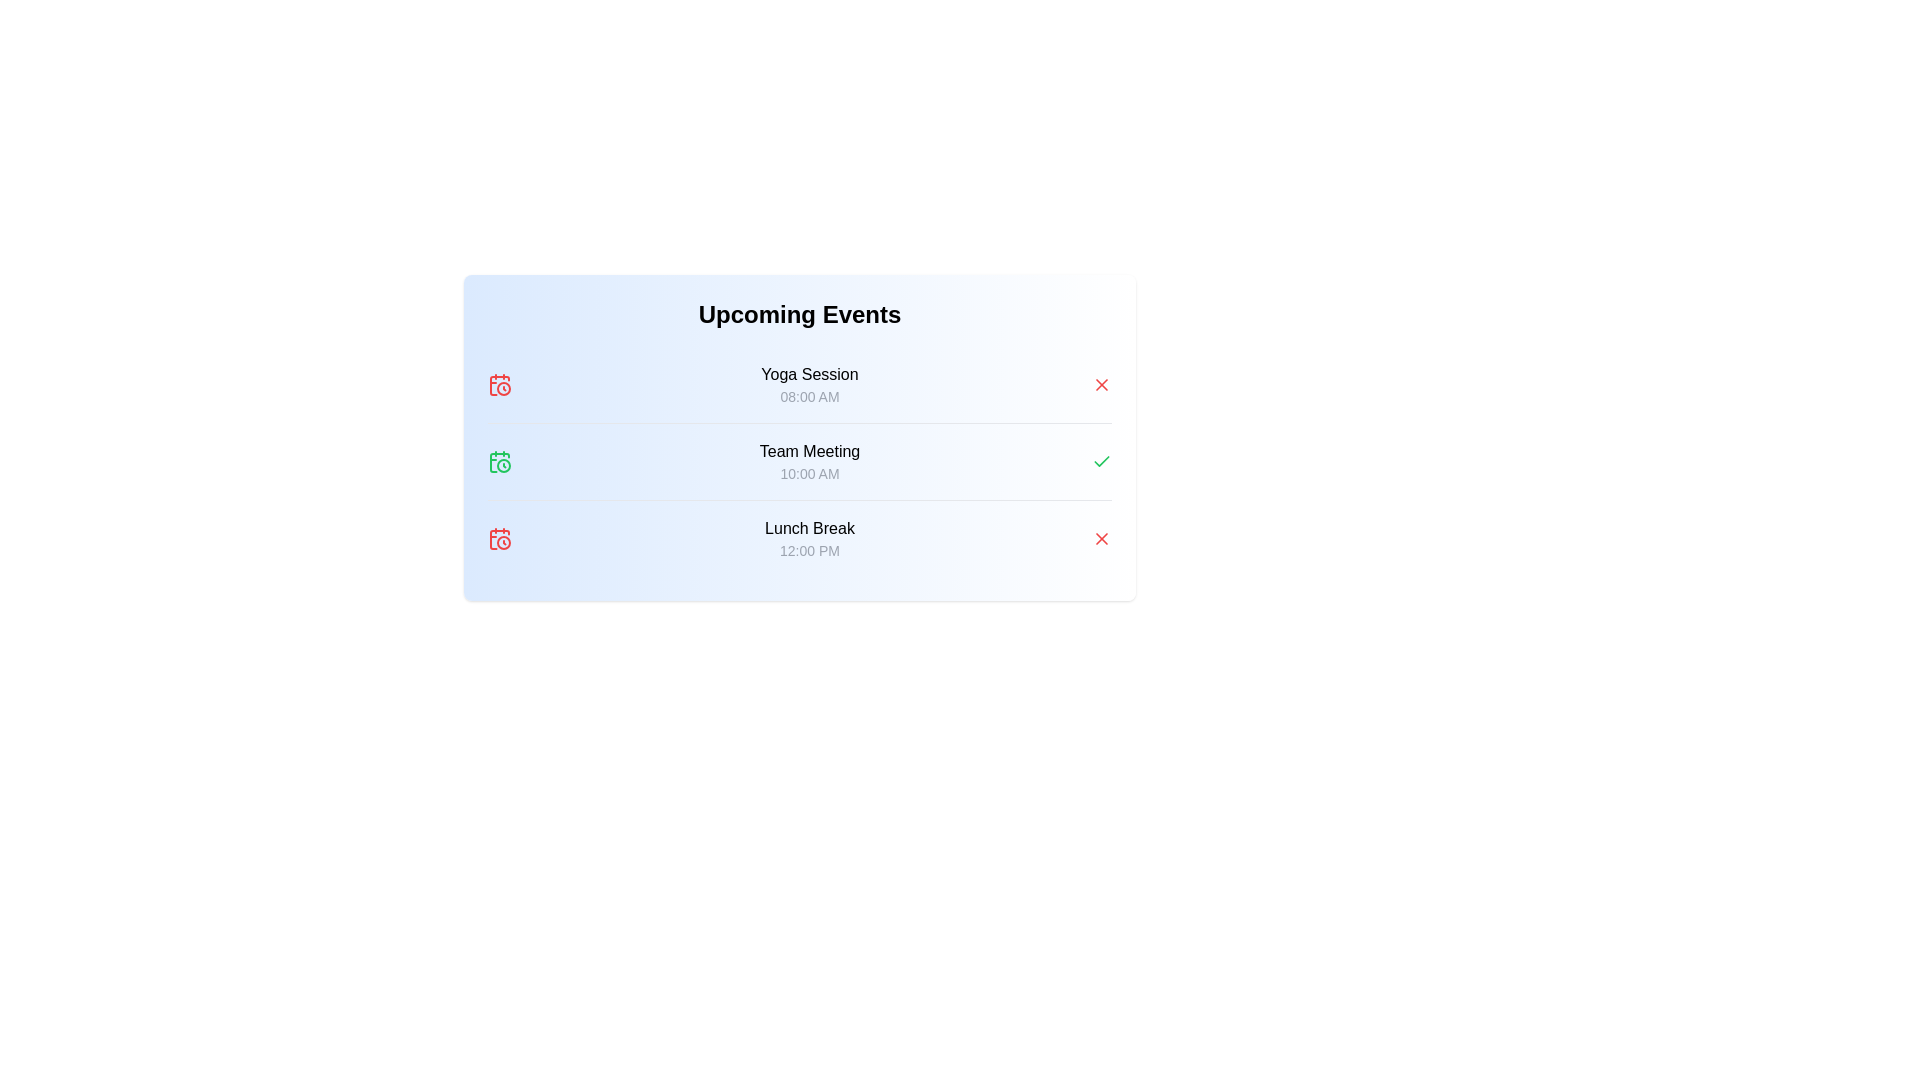 Image resolution: width=1920 pixels, height=1080 pixels. I want to click on the delete button for the 'Lunch Break' event located at the rightmost part of the row labeled 'Lunch Break 12:00 PM', so click(1101, 538).